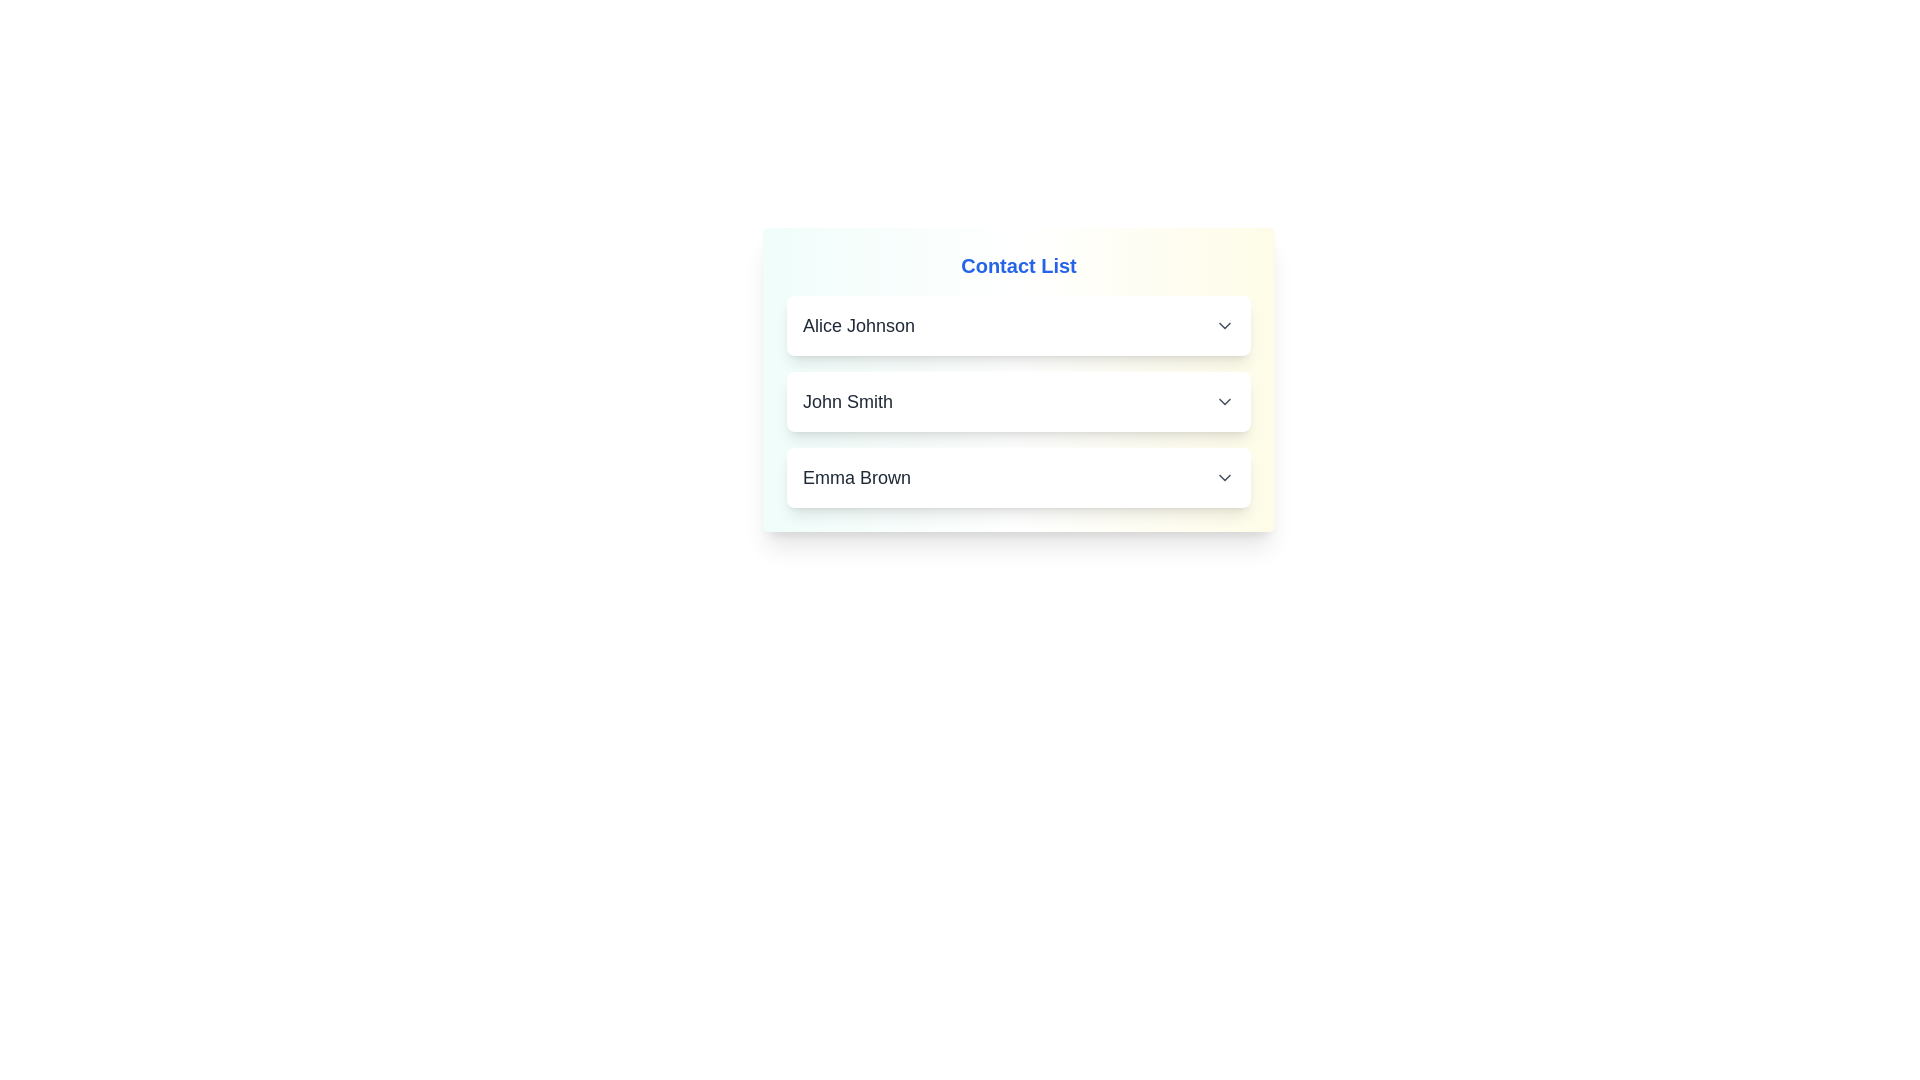  What do you see at coordinates (1223, 401) in the screenshot?
I see `the interactive icon associated with John Smith` at bounding box center [1223, 401].